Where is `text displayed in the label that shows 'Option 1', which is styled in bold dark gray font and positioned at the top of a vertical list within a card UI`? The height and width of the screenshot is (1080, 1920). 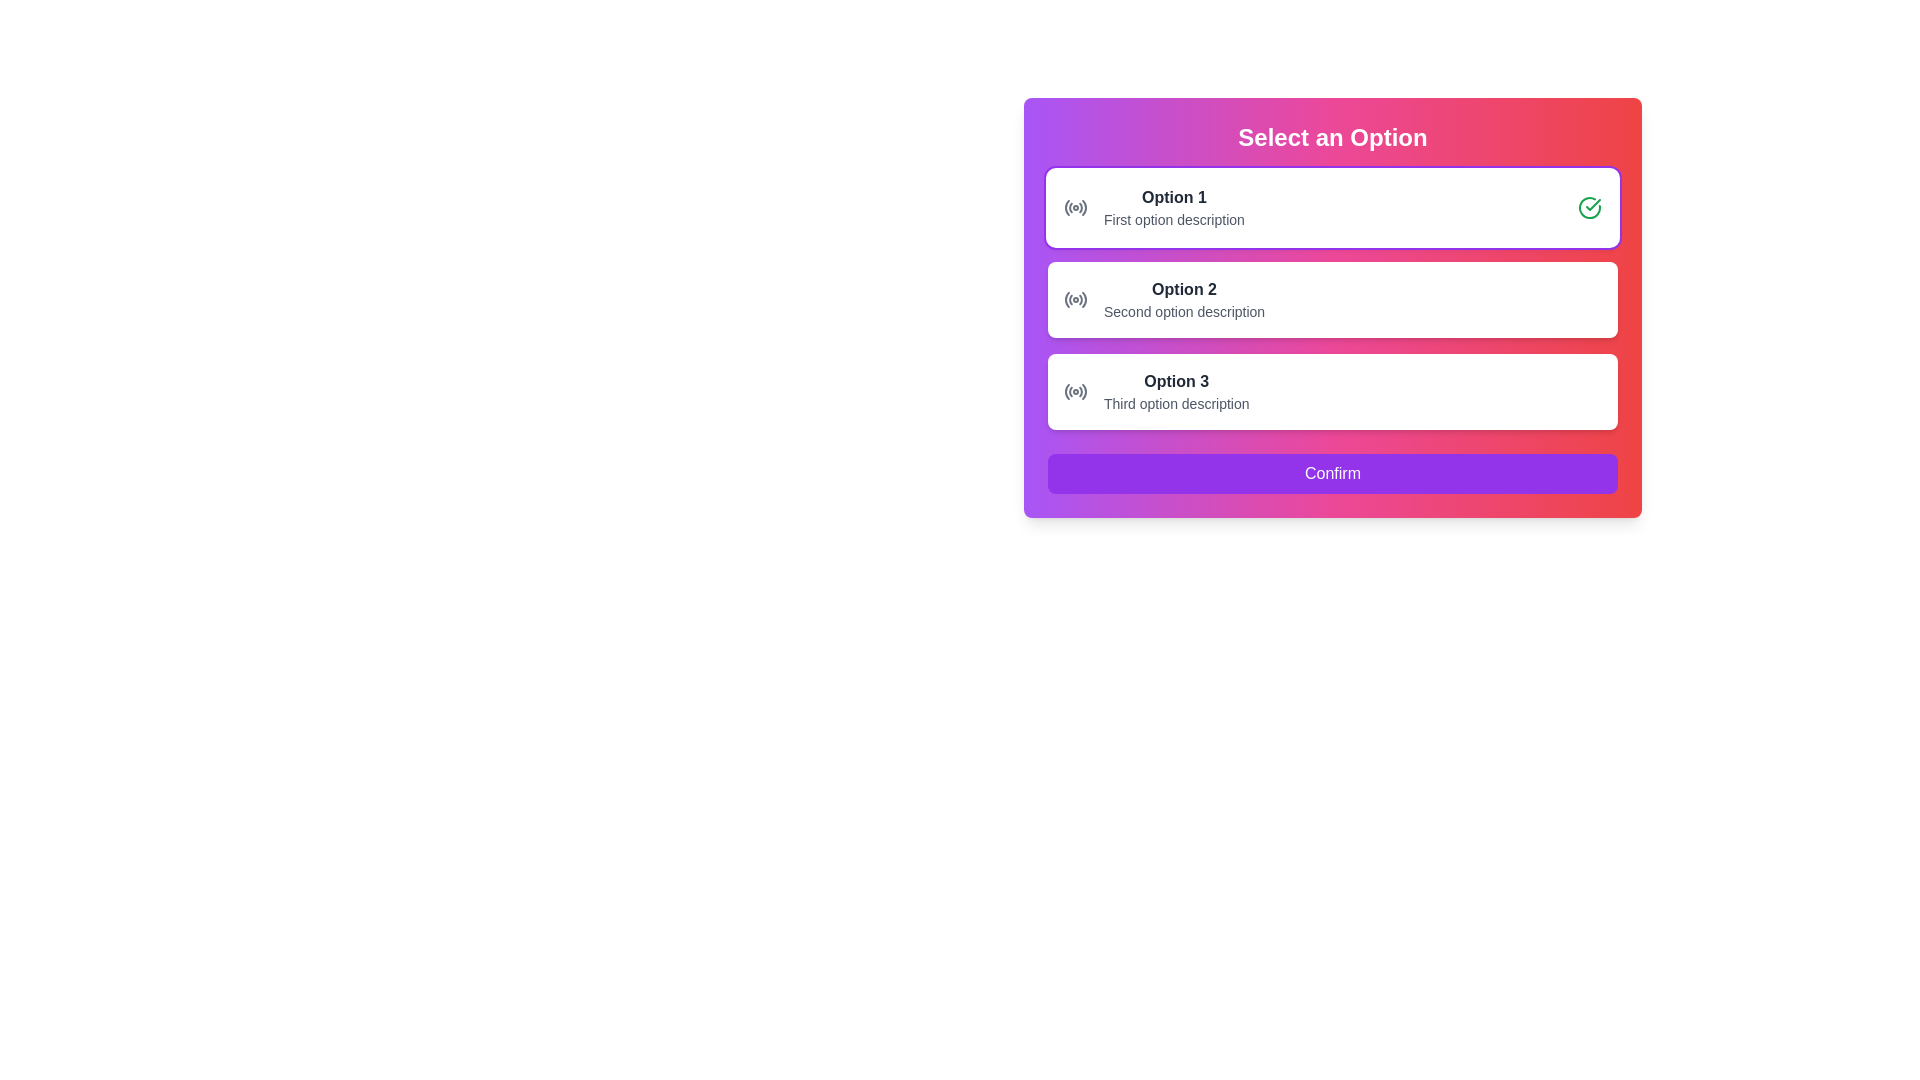 text displayed in the label that shows 'Option 1', which is styled in bold dark gray font and positioned at the top of a vertical list within a card UI is located at coordinates (1174, 197).